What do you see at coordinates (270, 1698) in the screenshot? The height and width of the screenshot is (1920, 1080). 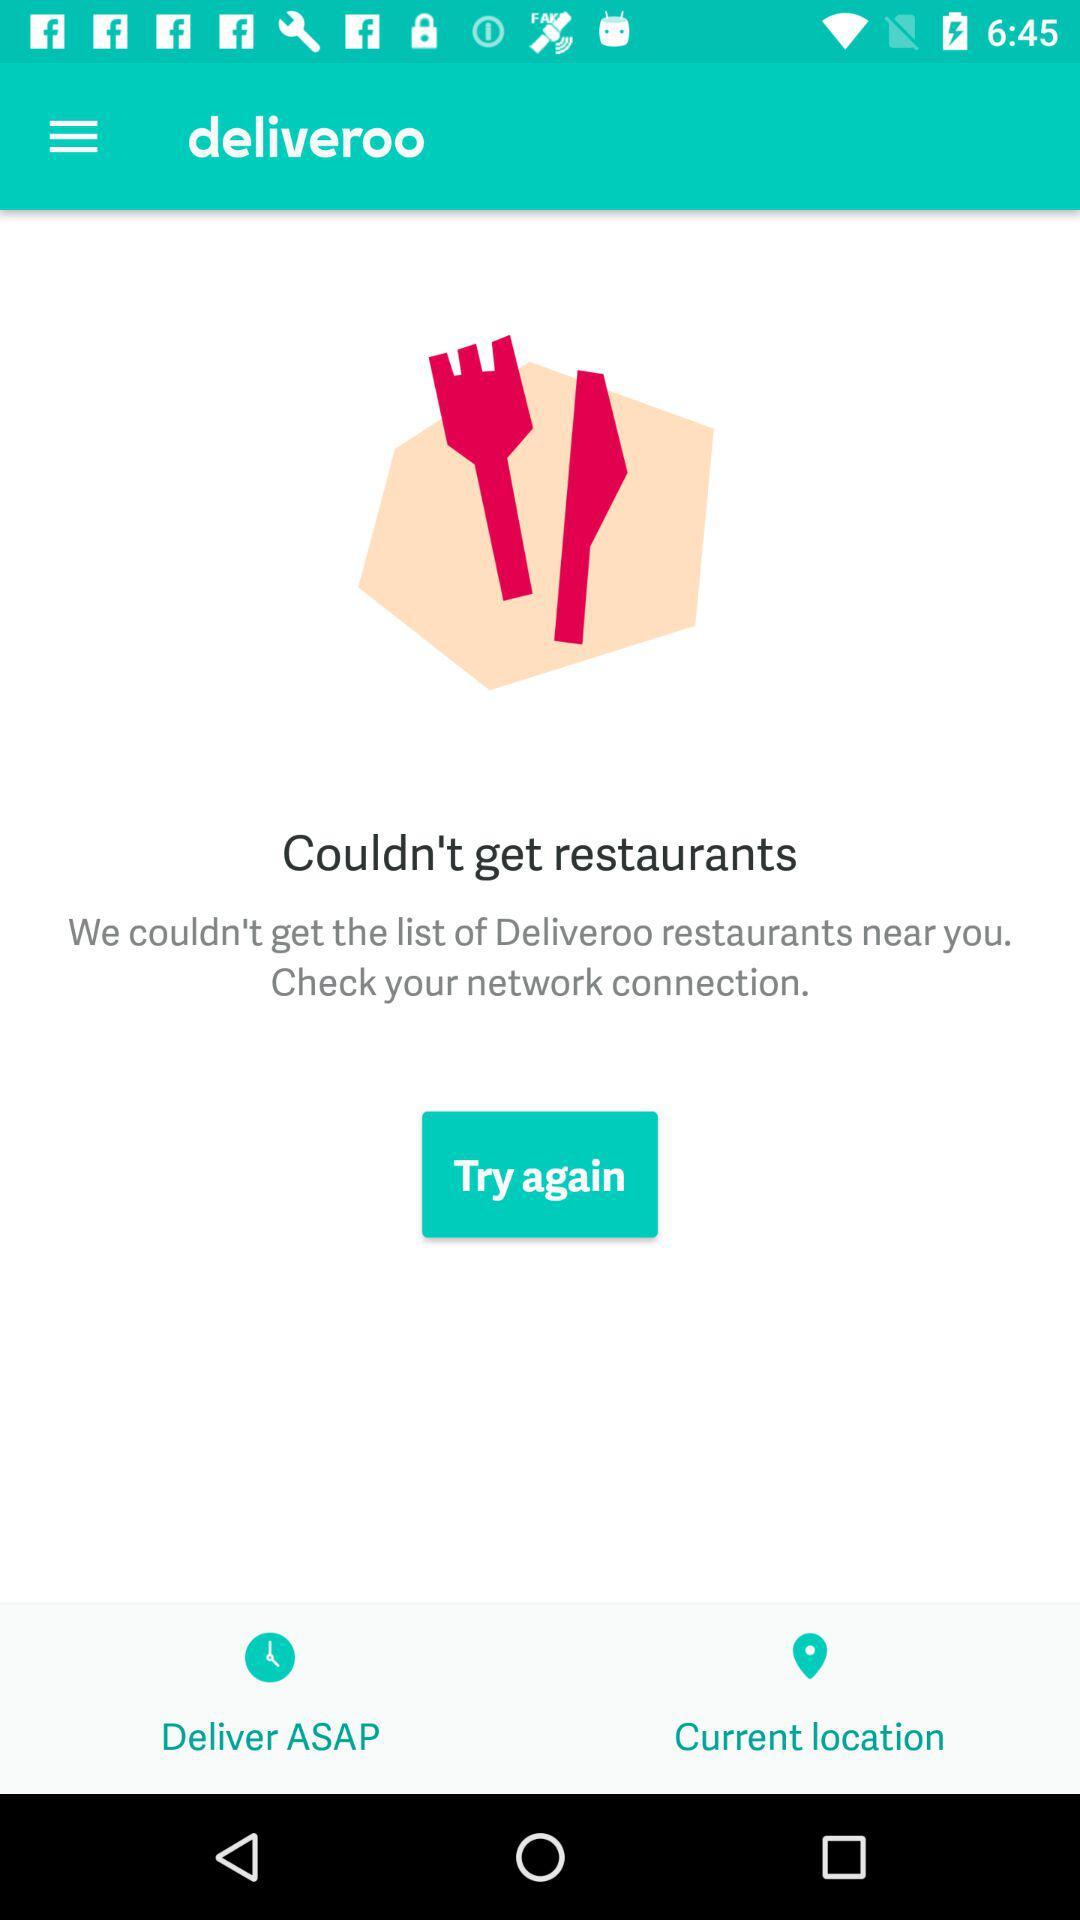 I see `the deliver asap` at bounding box center [270, 1698].